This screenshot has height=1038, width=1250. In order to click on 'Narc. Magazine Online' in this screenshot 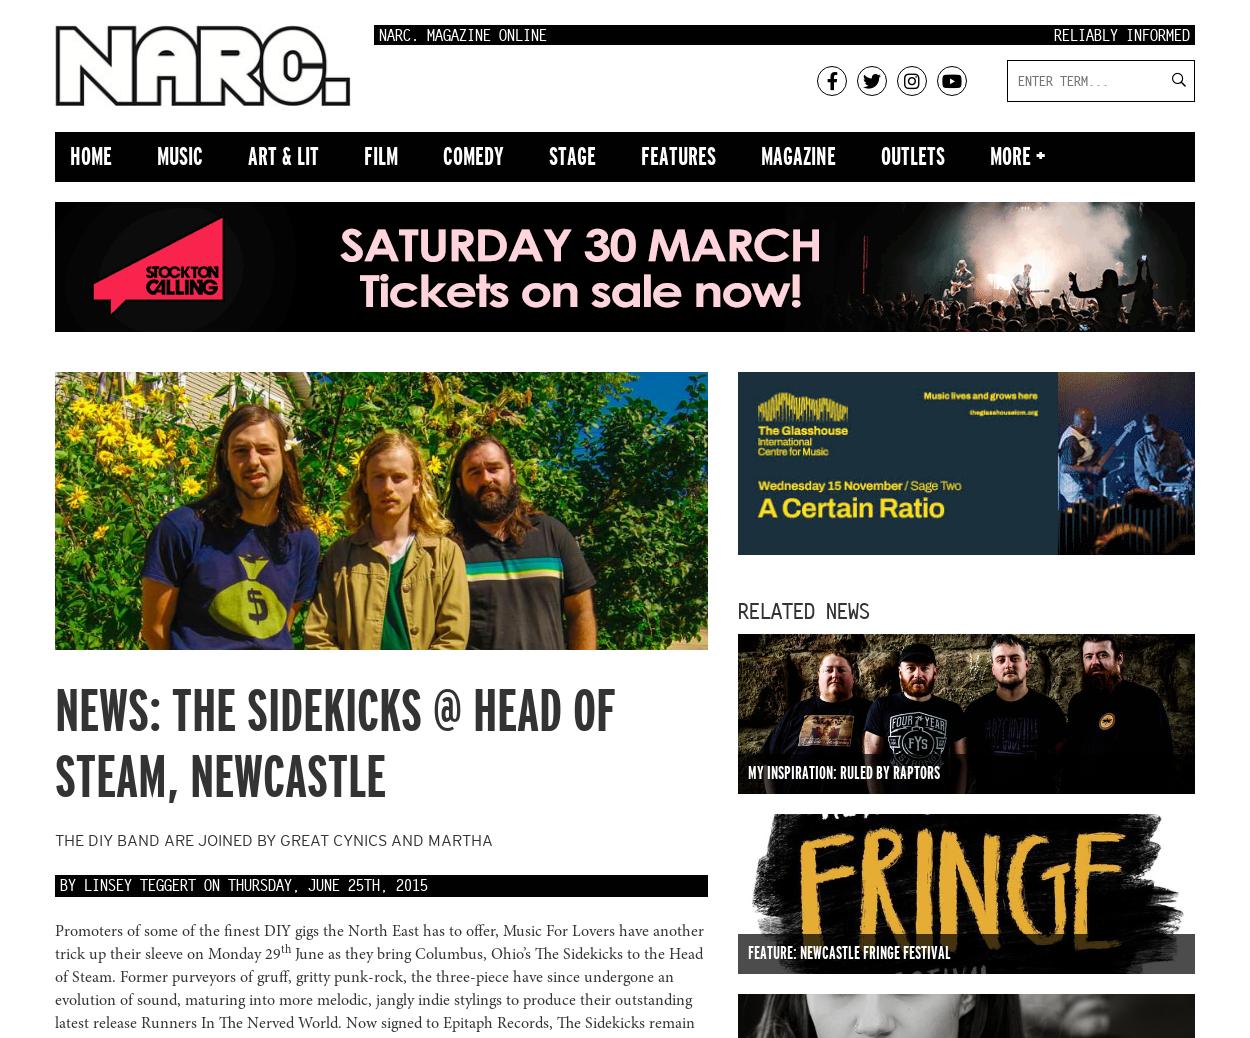, I will do `click(379, 35)`.